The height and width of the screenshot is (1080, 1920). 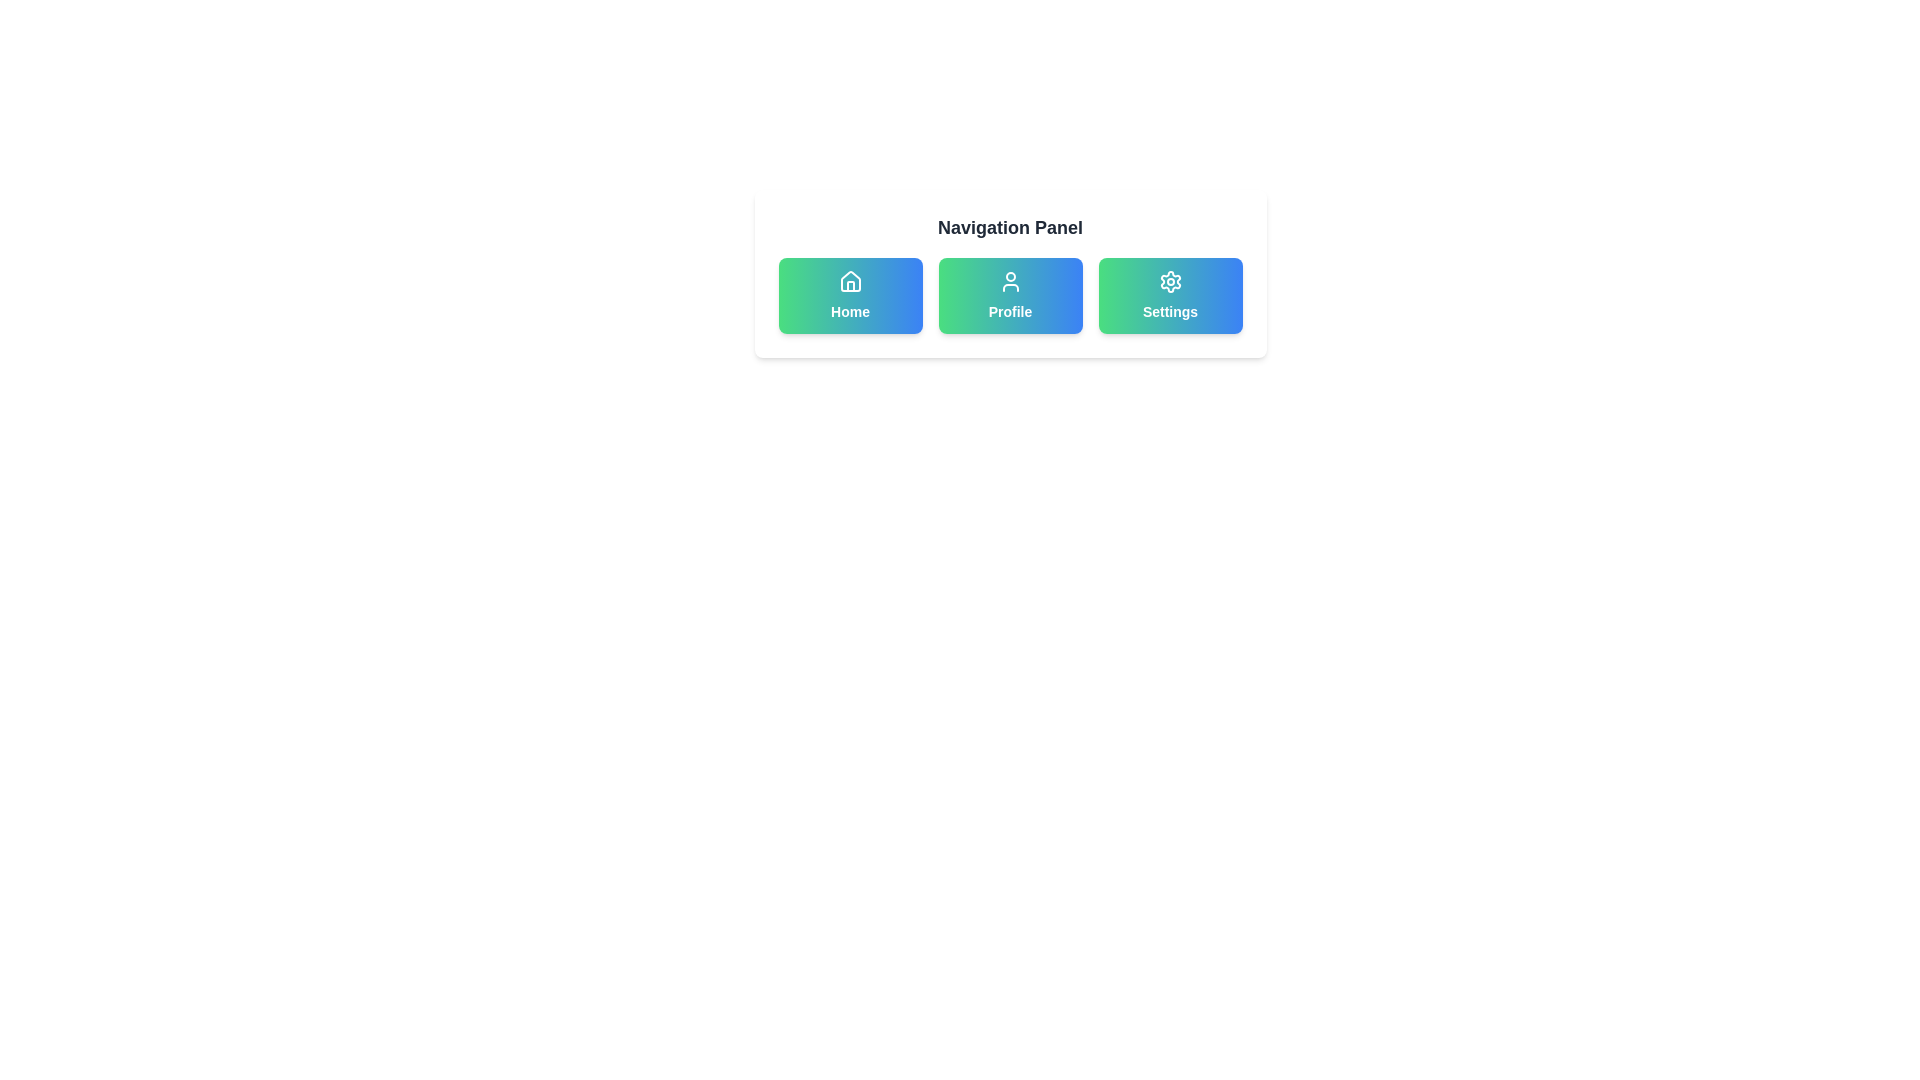 I want to click on the rectangular 'Profile' button with a gradient background transitioning from green to blue, located between the 'Home' and 'Settings' buttons, so click(x=1010, y=296).